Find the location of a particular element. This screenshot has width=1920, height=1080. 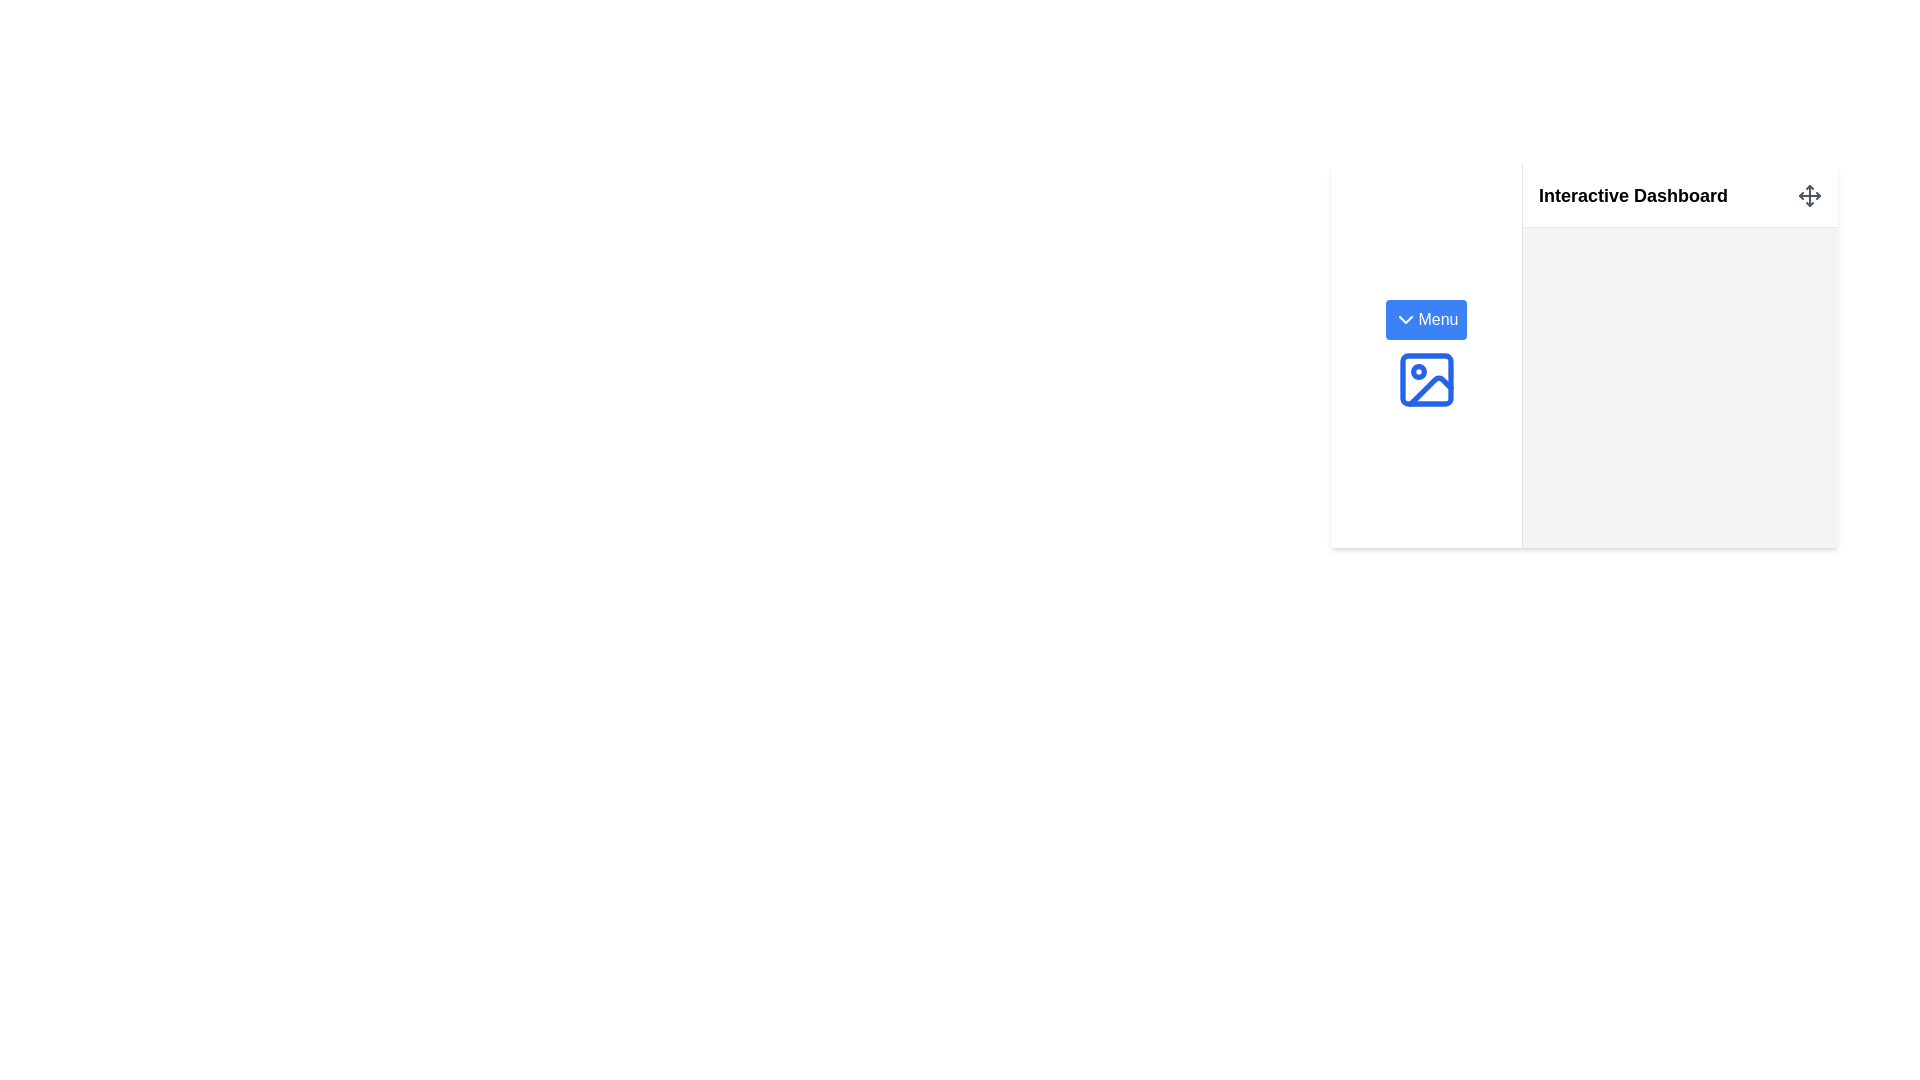

the icon representing four arrows pointing outward, located near the top-right corner of the 'Interactive Dashboard' header is located at coordinates (1809, 195).